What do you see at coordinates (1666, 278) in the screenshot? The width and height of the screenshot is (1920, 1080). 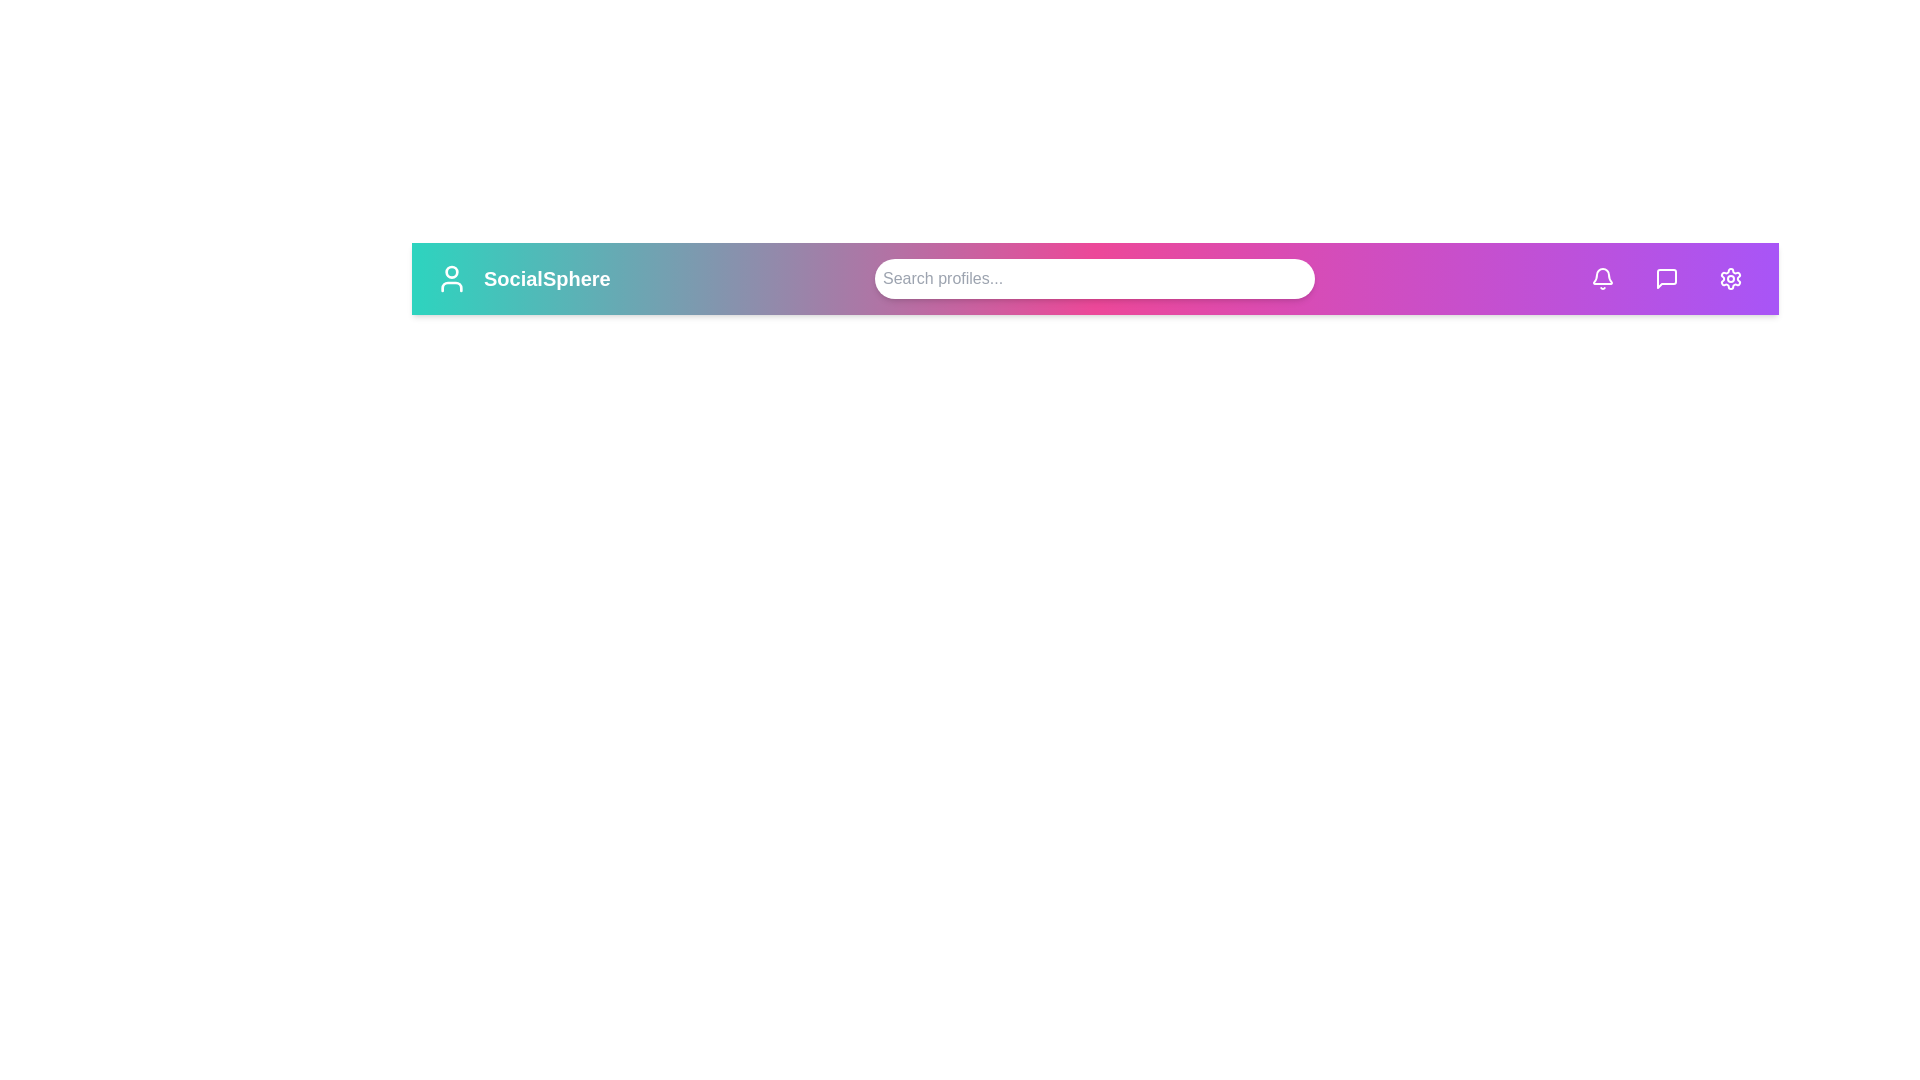 I see `the message icon to open the messages section` at bounding box center [1666, 278].